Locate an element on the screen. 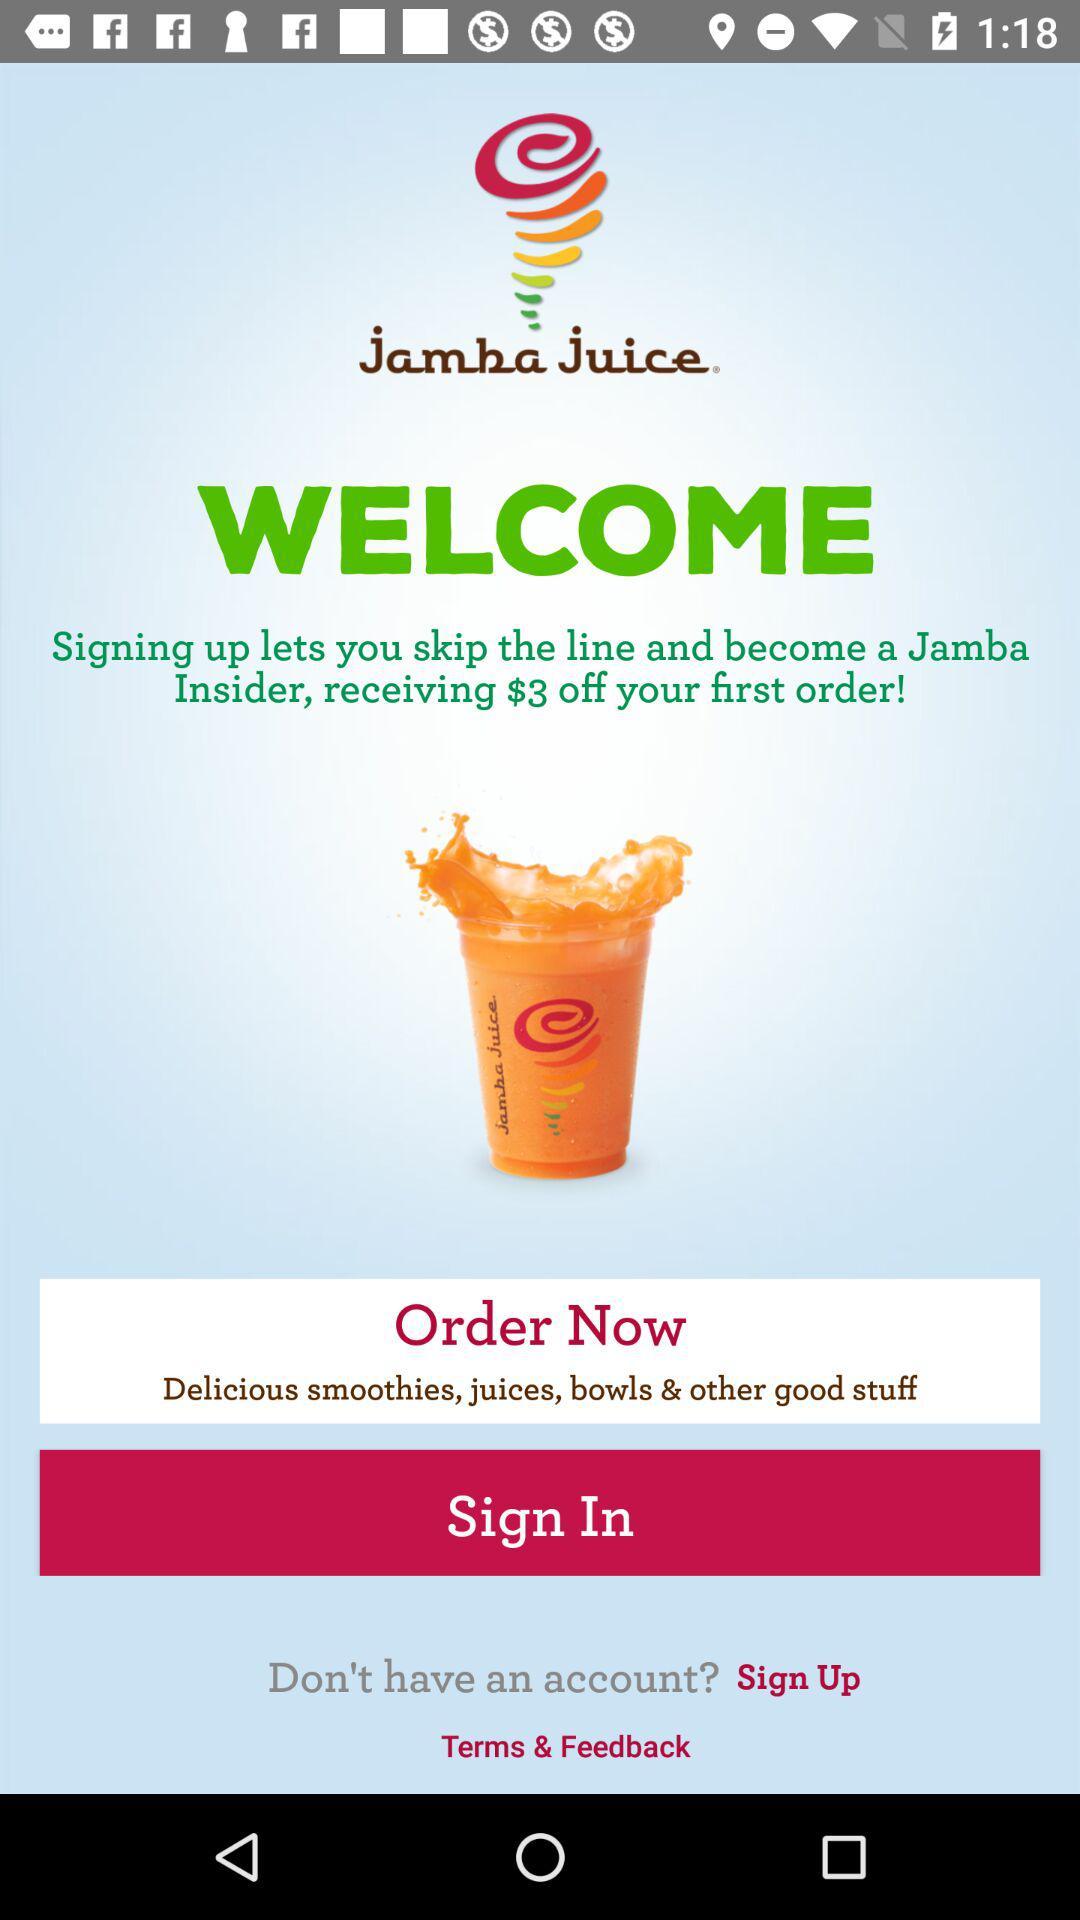  terms & feedback item is located at coordinates (565, 1744).